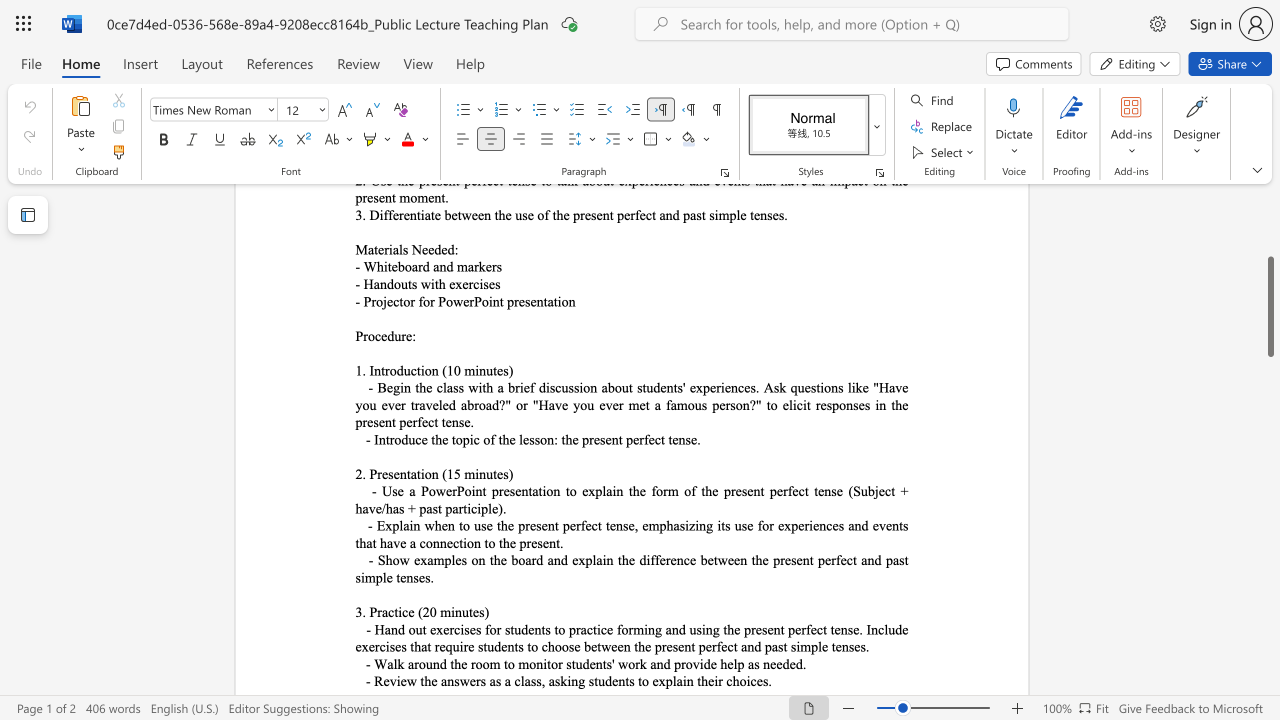 The width and height of the screenshot is (1280, 720). I want to click on the subset text "e the topic of the lesson: the present perfect ten" within the text "- Introduce the topic of the lesson: the present perfect tense.", so click(420, 438).